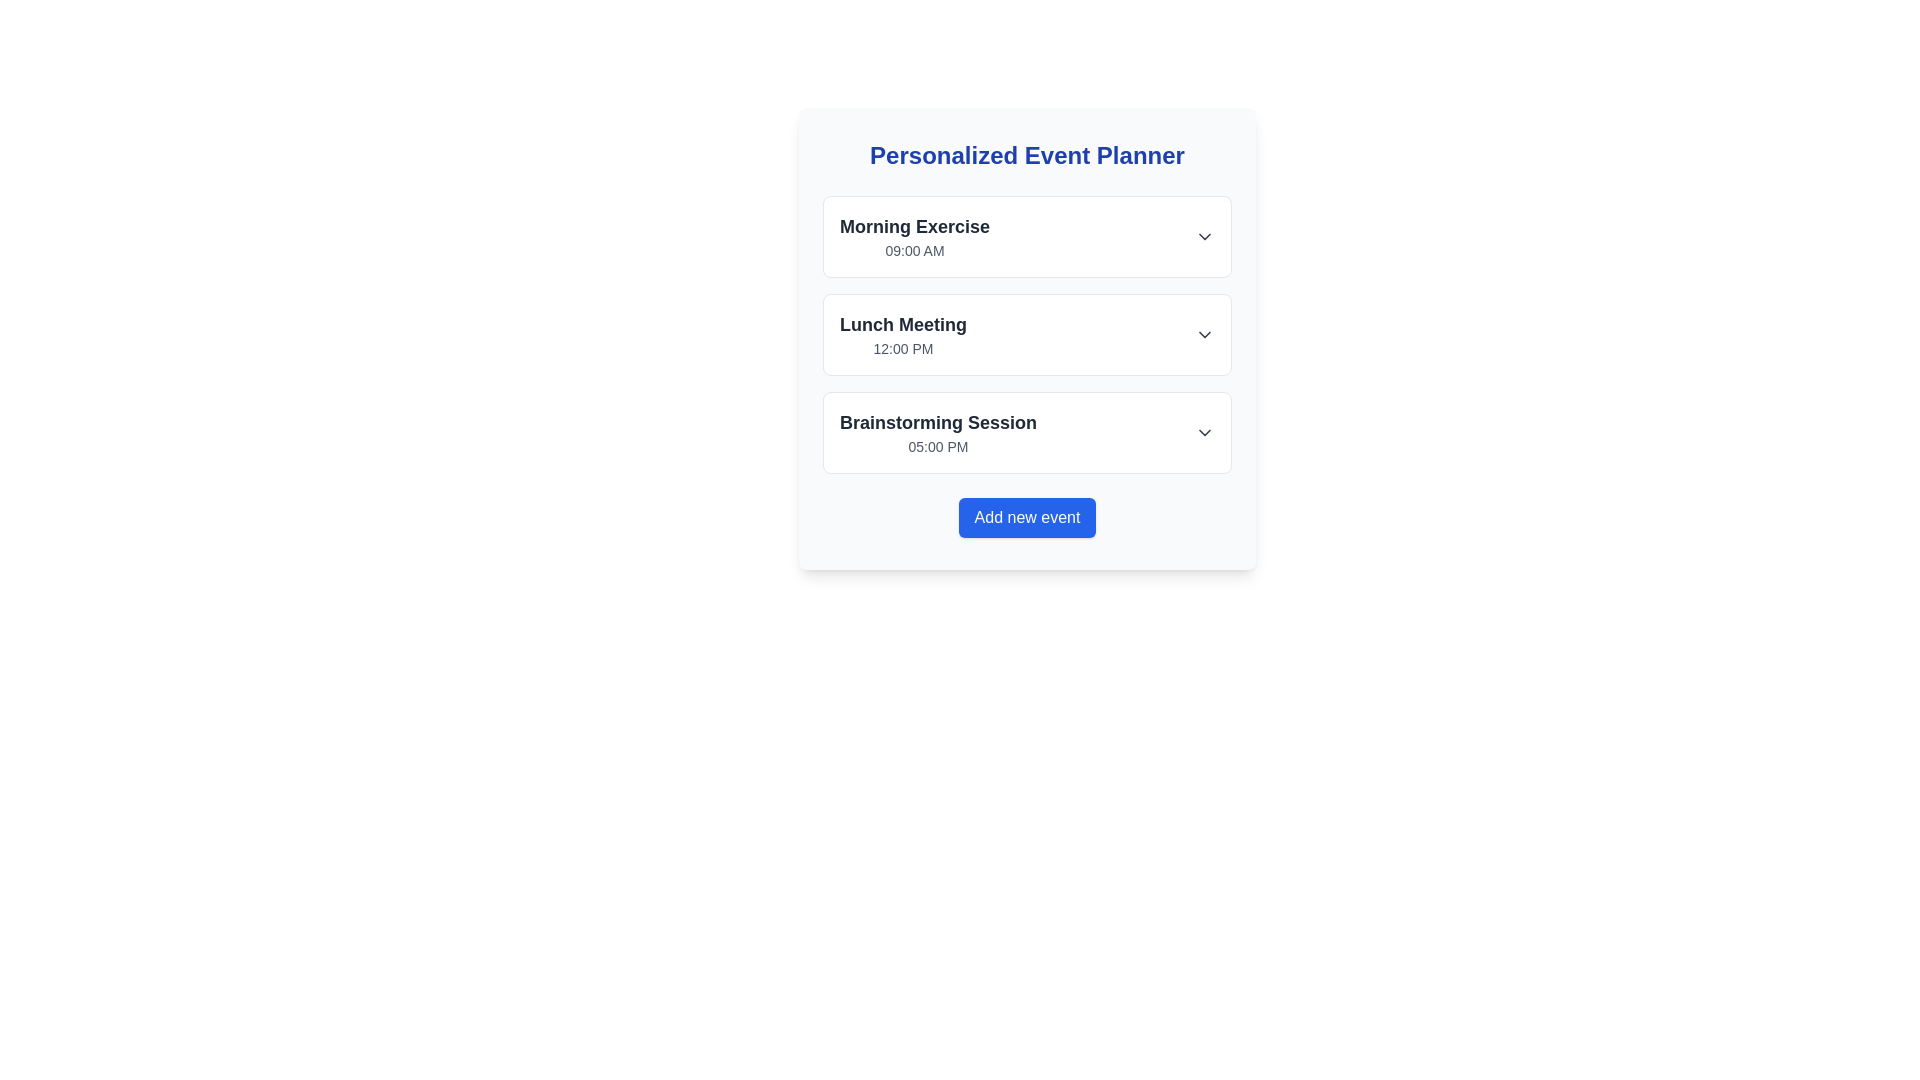 The height and width of the screenshot is (1080, 1920). I want to click on the downward-pointing chevron icon styled in gray, located in the lower-right corner, so click(1203, 431).